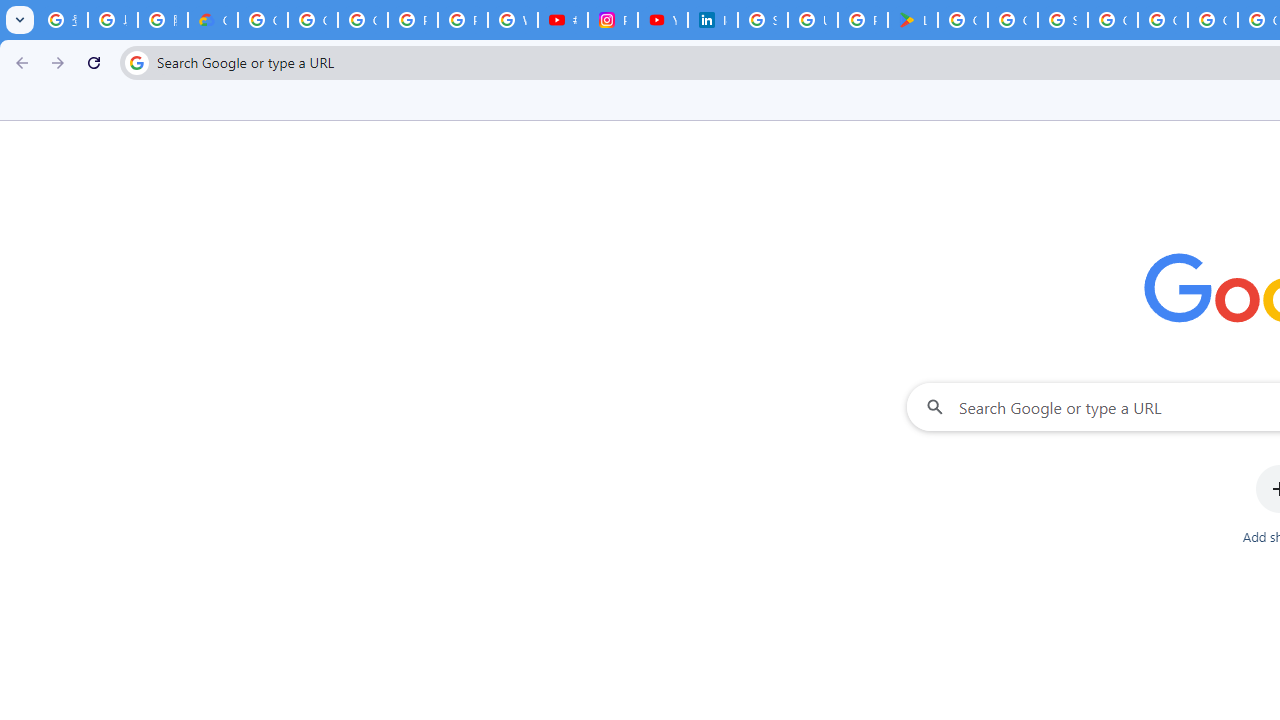 Image resolution: width=1280 pixels, height=720 pixels. What do you see at coordinates (561, 20) in the screenshot?
I see `'#nbabasketballhighlights - YouTube'` at bounding box center [561, 20].